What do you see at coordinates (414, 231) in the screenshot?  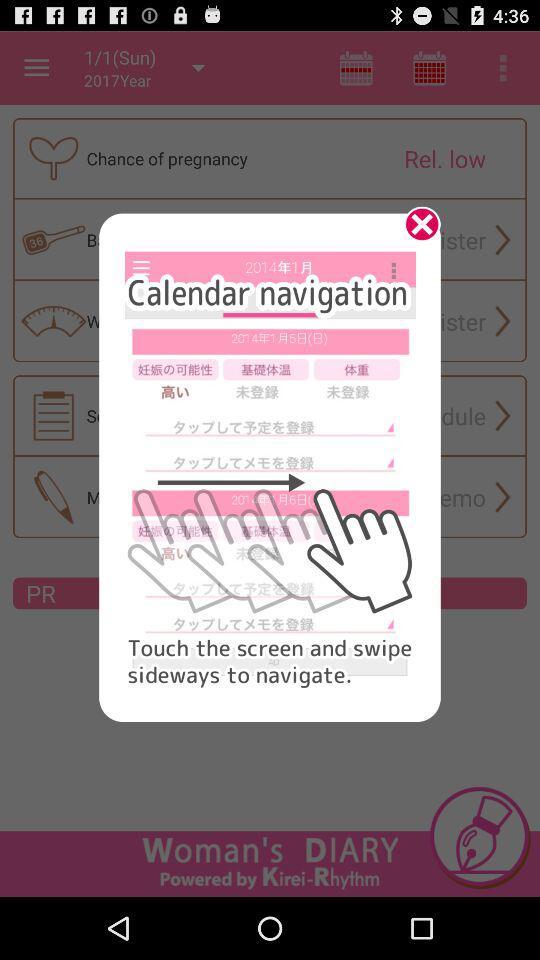 I see `click the x mark to close` at bounding box center [414, 231].